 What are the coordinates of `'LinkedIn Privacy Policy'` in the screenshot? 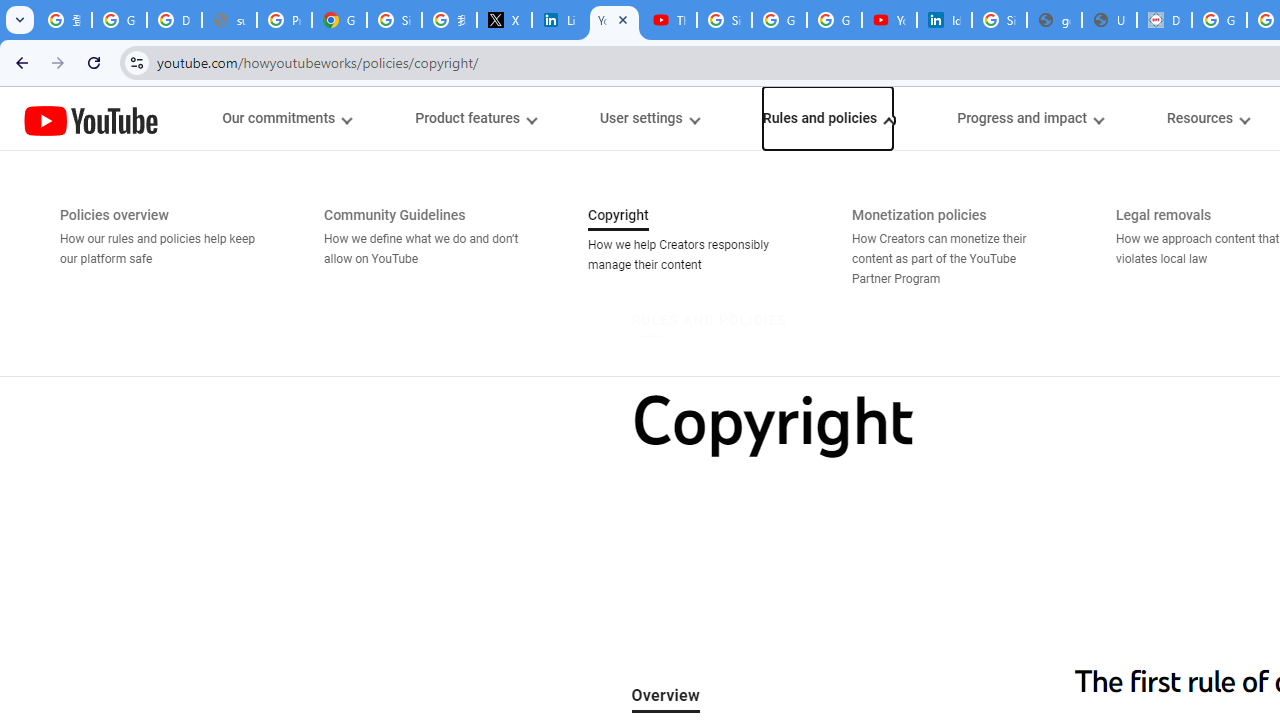 It's located at (560, 20).